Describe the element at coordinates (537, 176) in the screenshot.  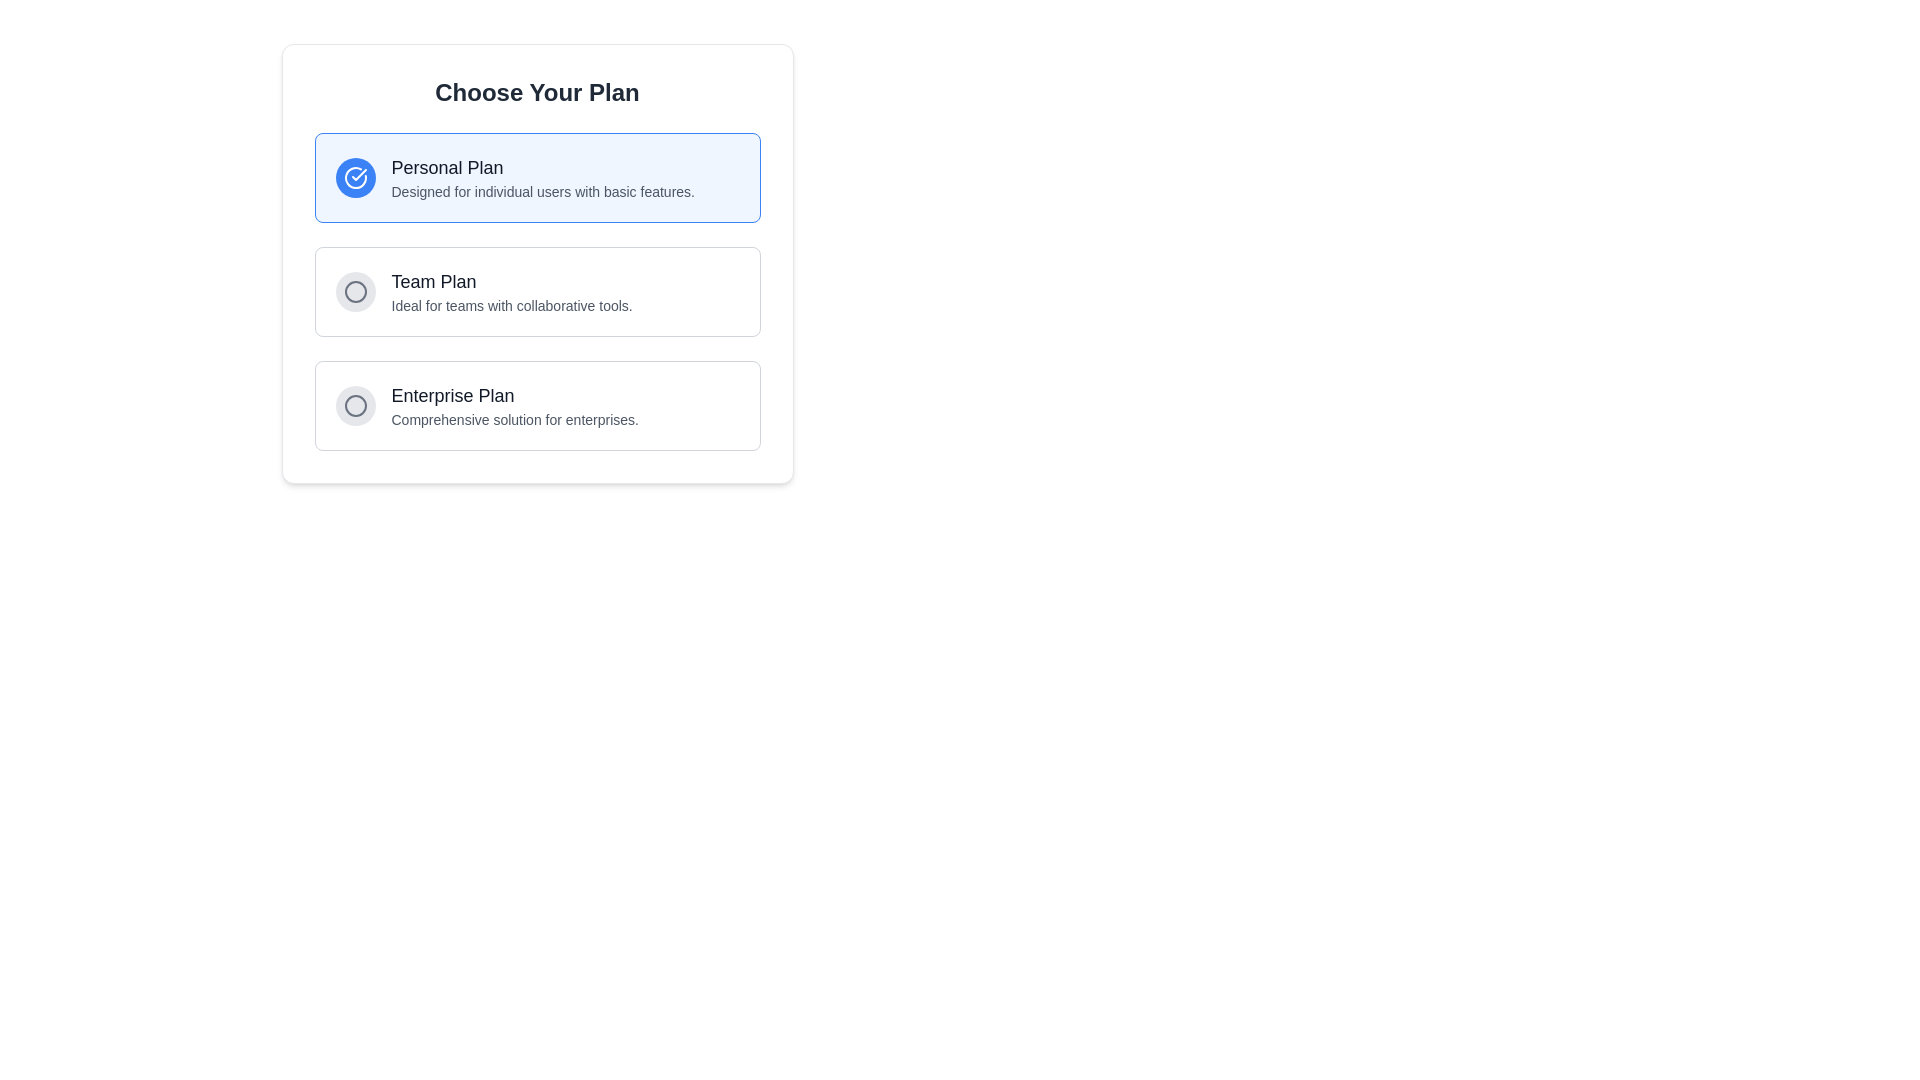
I see `the 'Personal Plan' button, which is the first option in a vertical list of plans` at that location.